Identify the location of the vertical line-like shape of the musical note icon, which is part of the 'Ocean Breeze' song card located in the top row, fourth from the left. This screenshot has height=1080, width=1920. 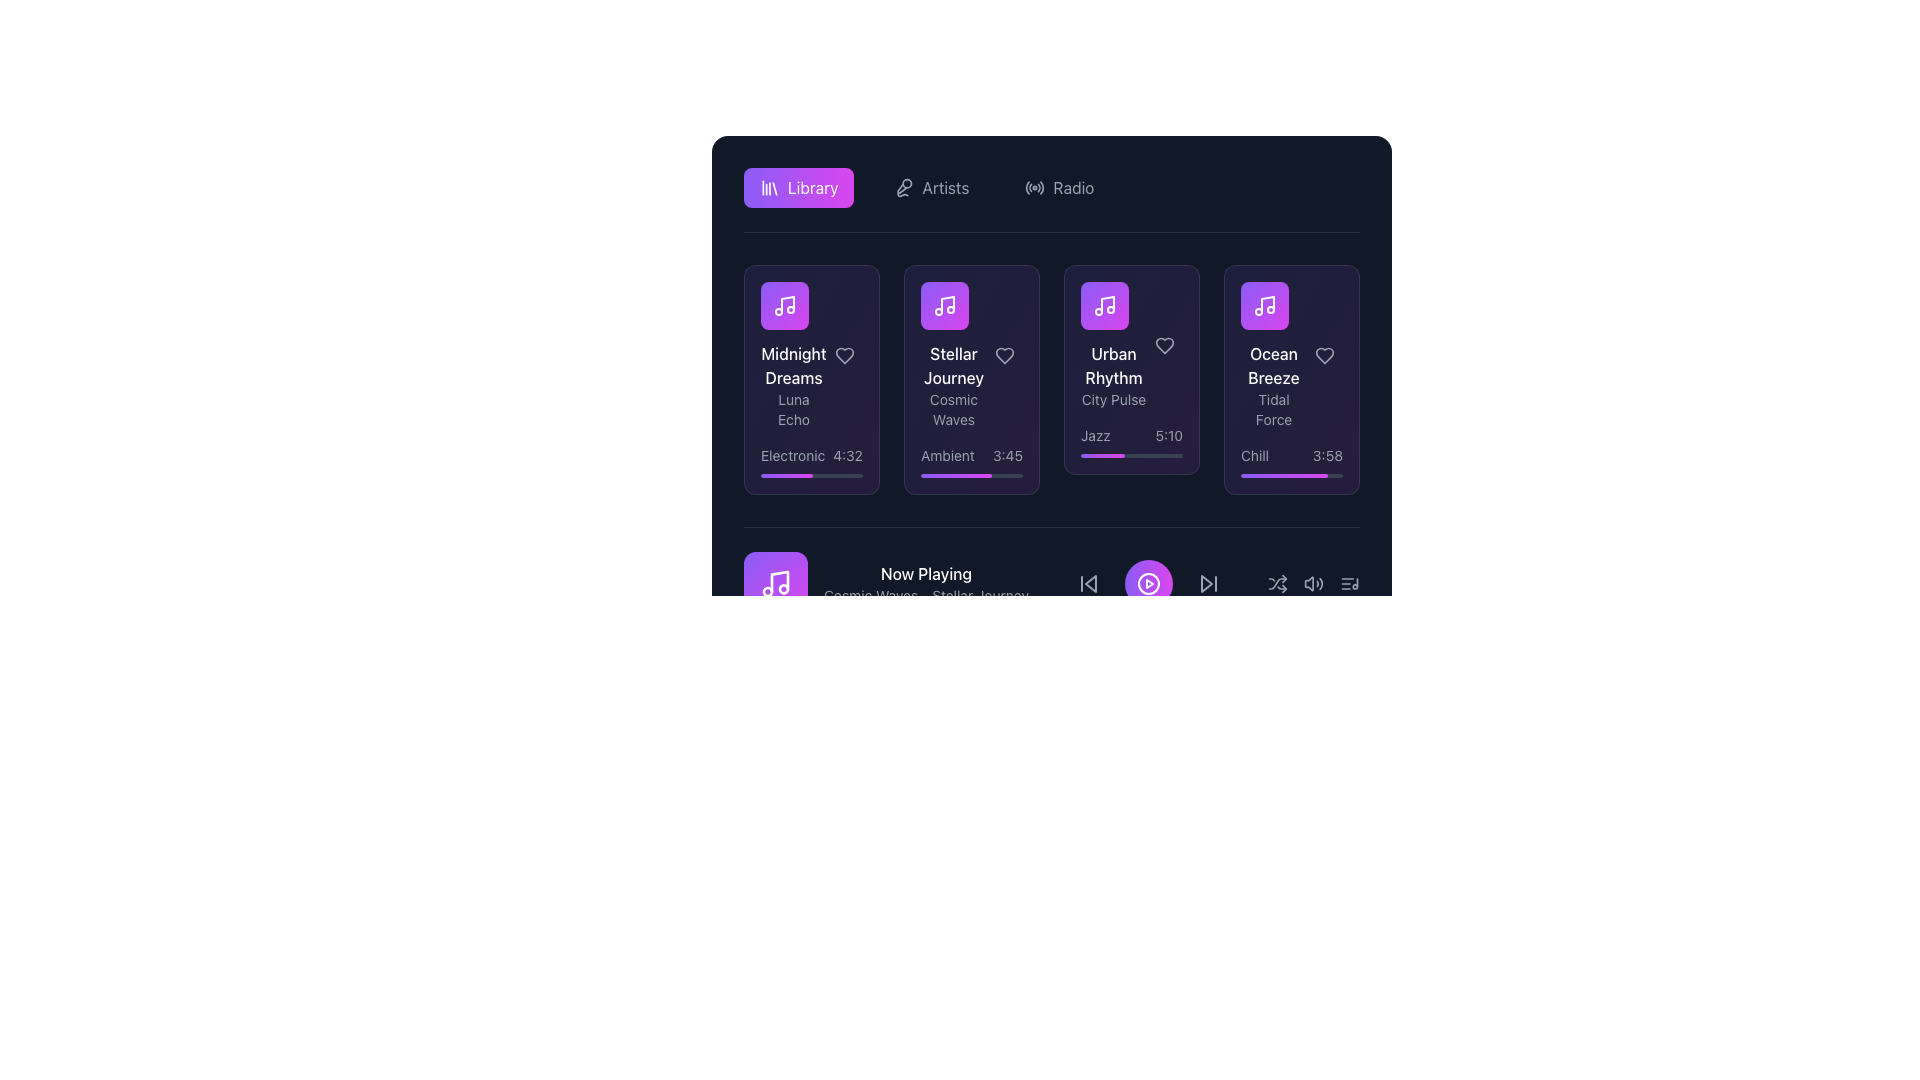
(1266, 304).